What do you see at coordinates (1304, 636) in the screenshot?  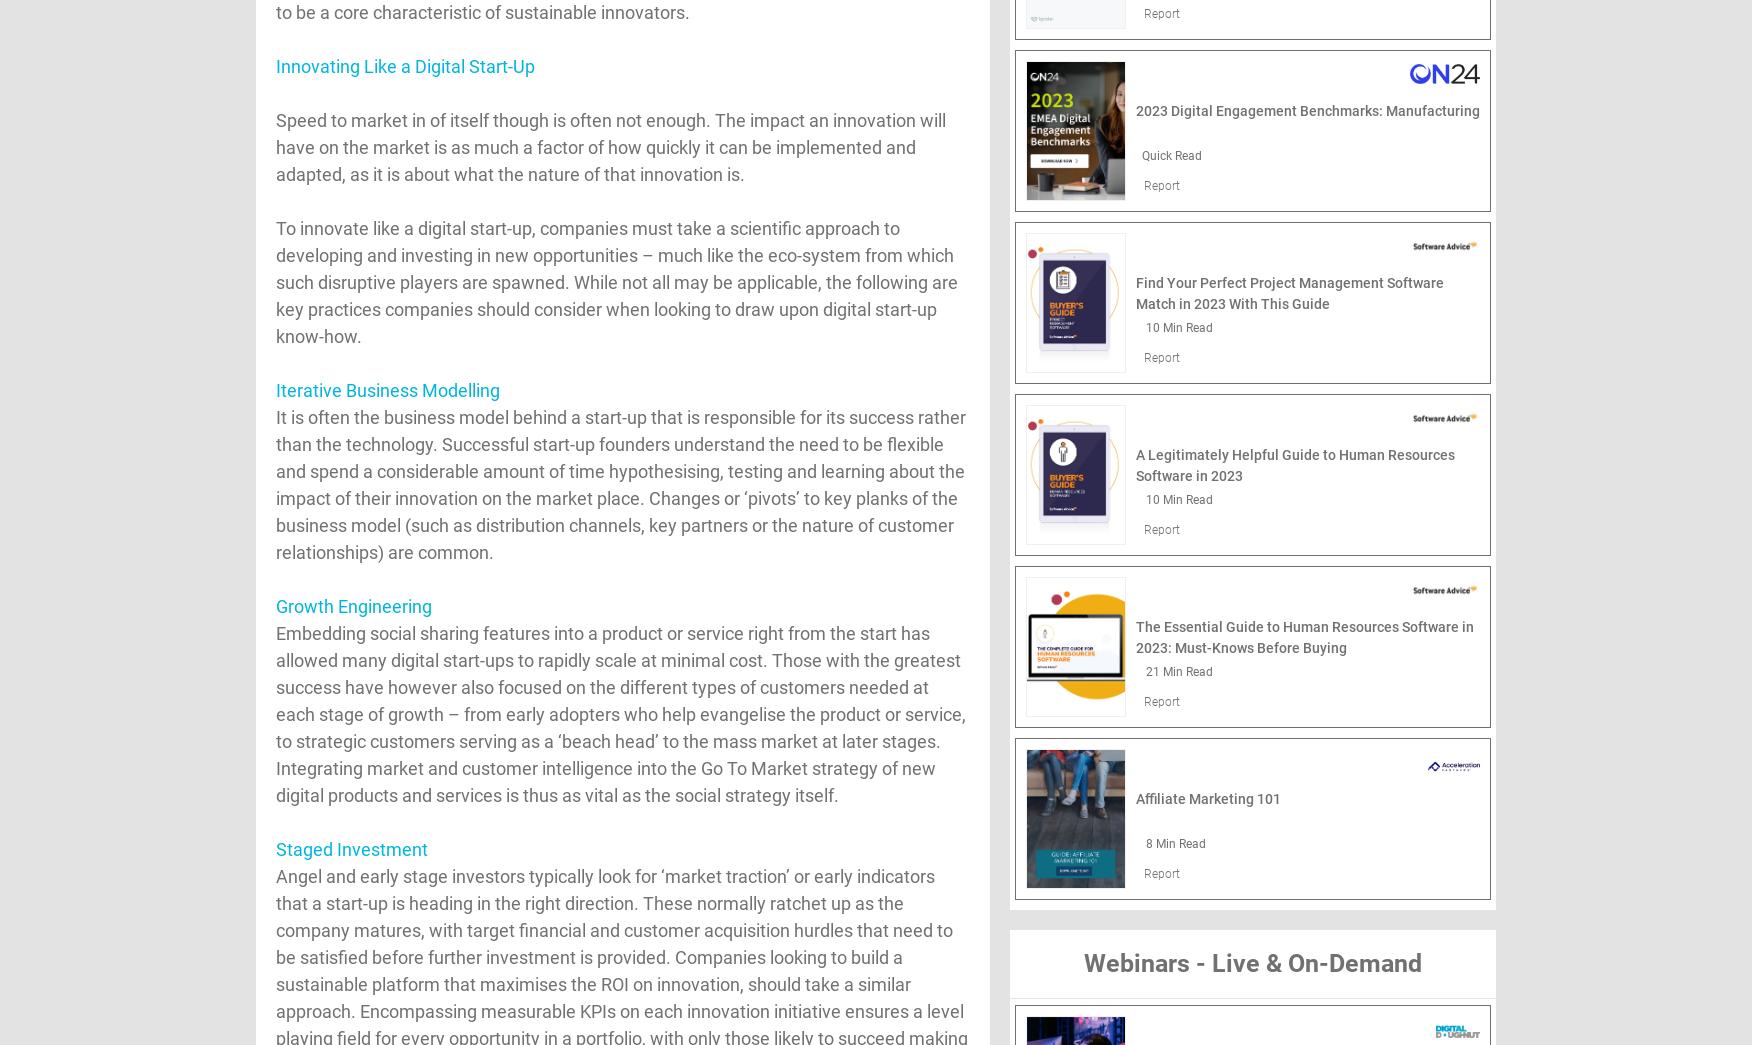 I see `'The Essential Guide to Human Resources Software in 2023: Must-Knows Before Buying'` at bounding box center [1304, 636].